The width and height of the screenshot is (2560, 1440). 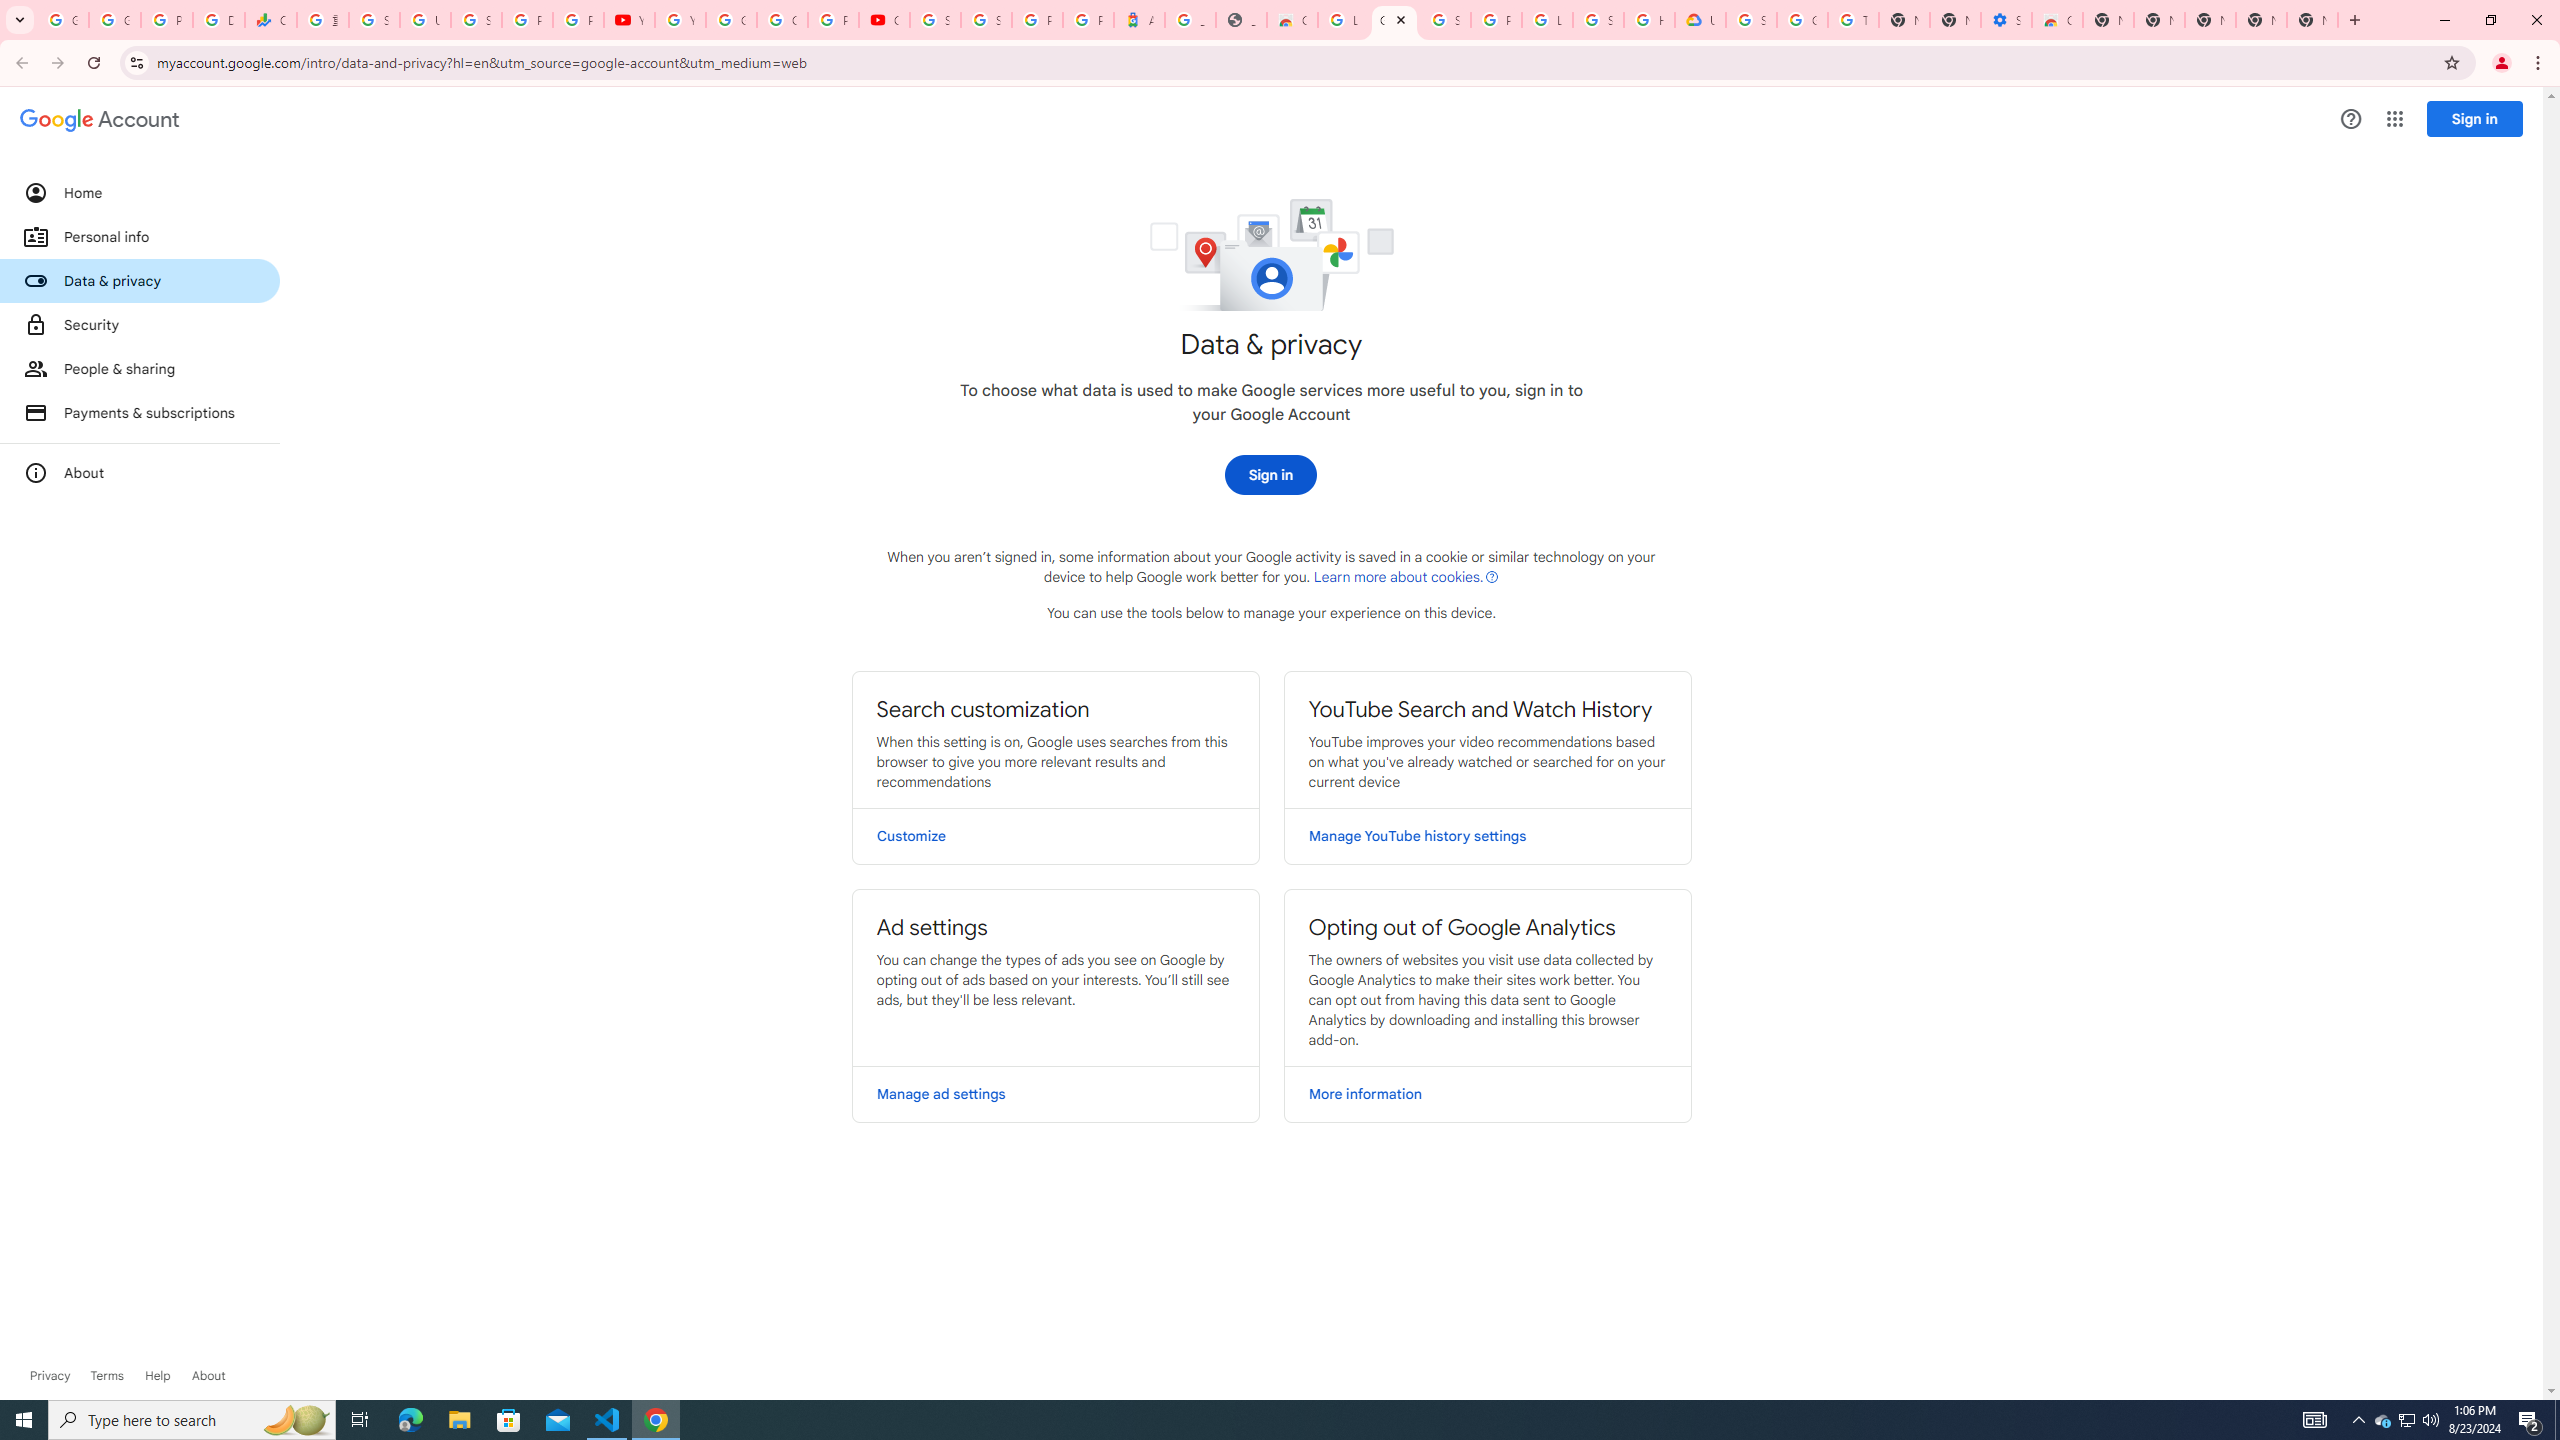 What do you see at coordinates (138, 368) in the screenshot?
I see `'People & sharing'` at bounding box center [138, 368].